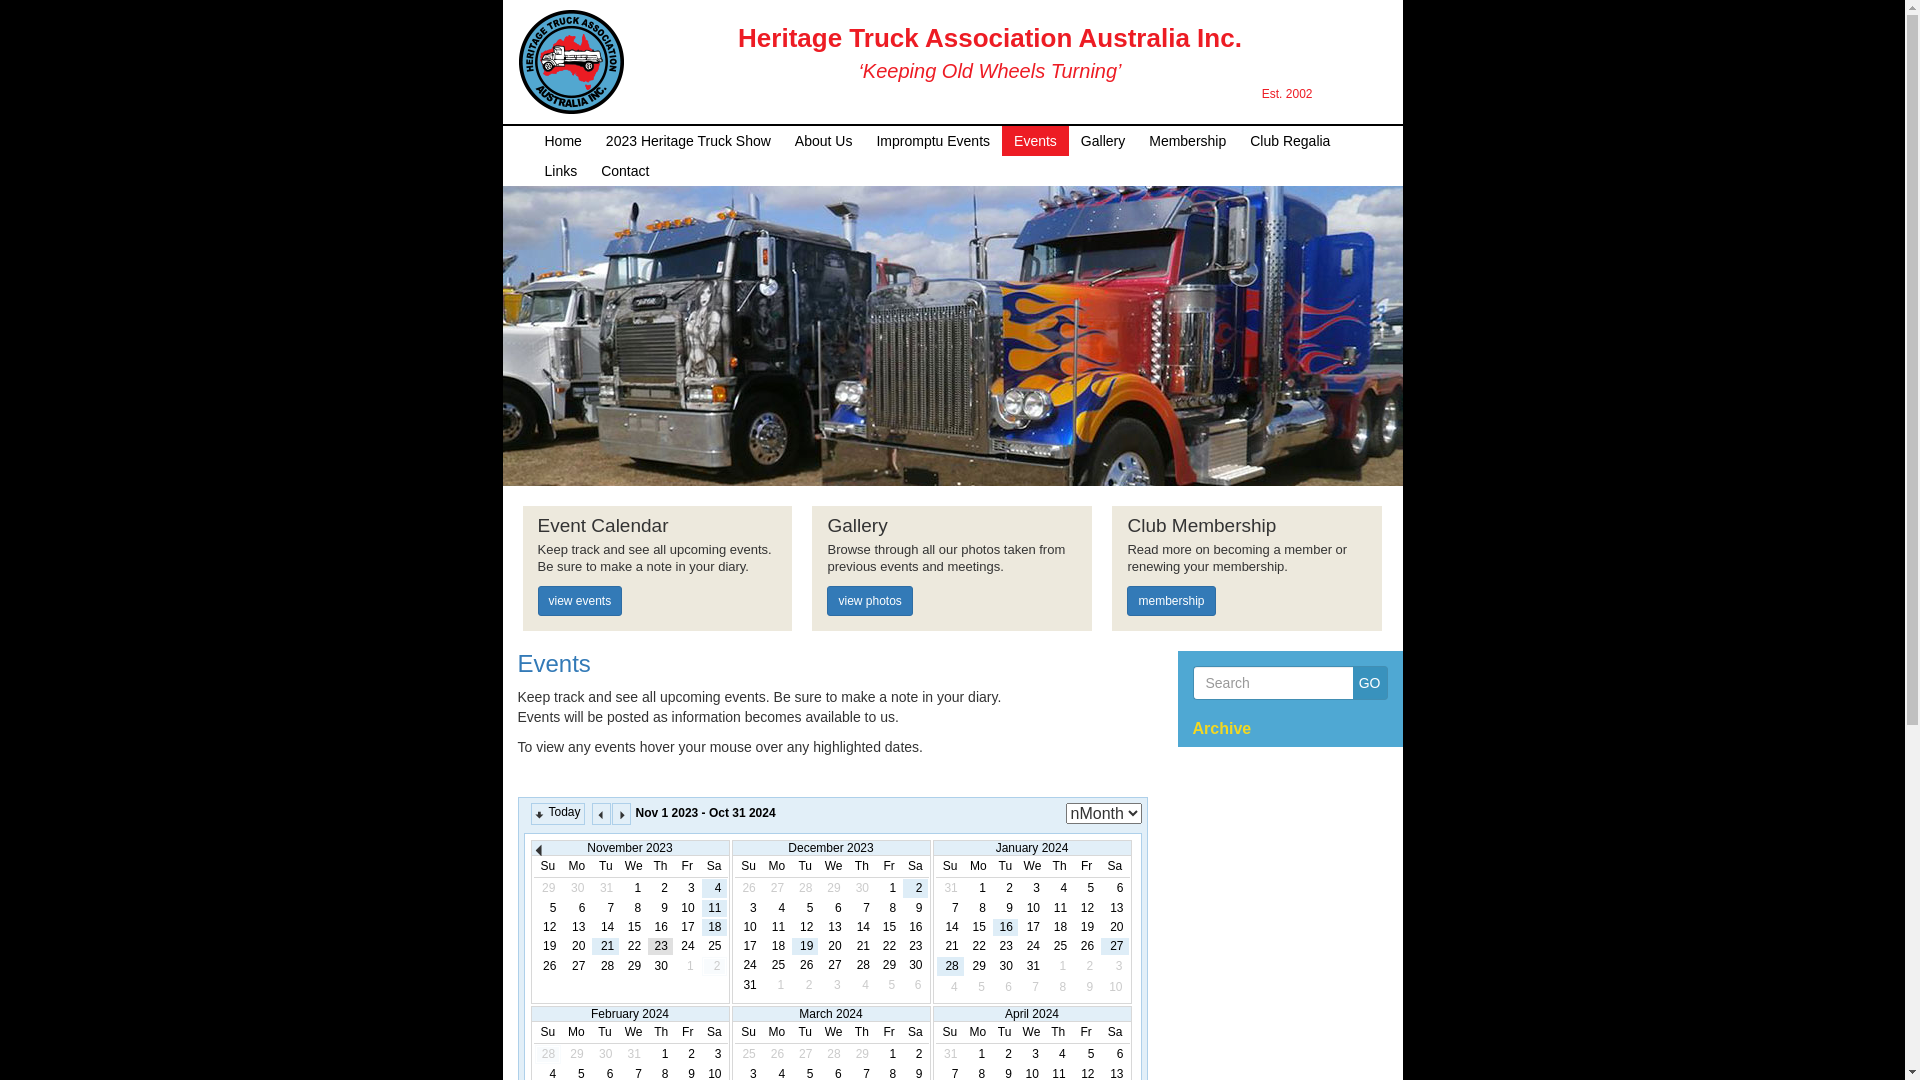 Image resolution: width=1920 pixels, height=1080 pixels. I want to click on '6', so click(575, 908).